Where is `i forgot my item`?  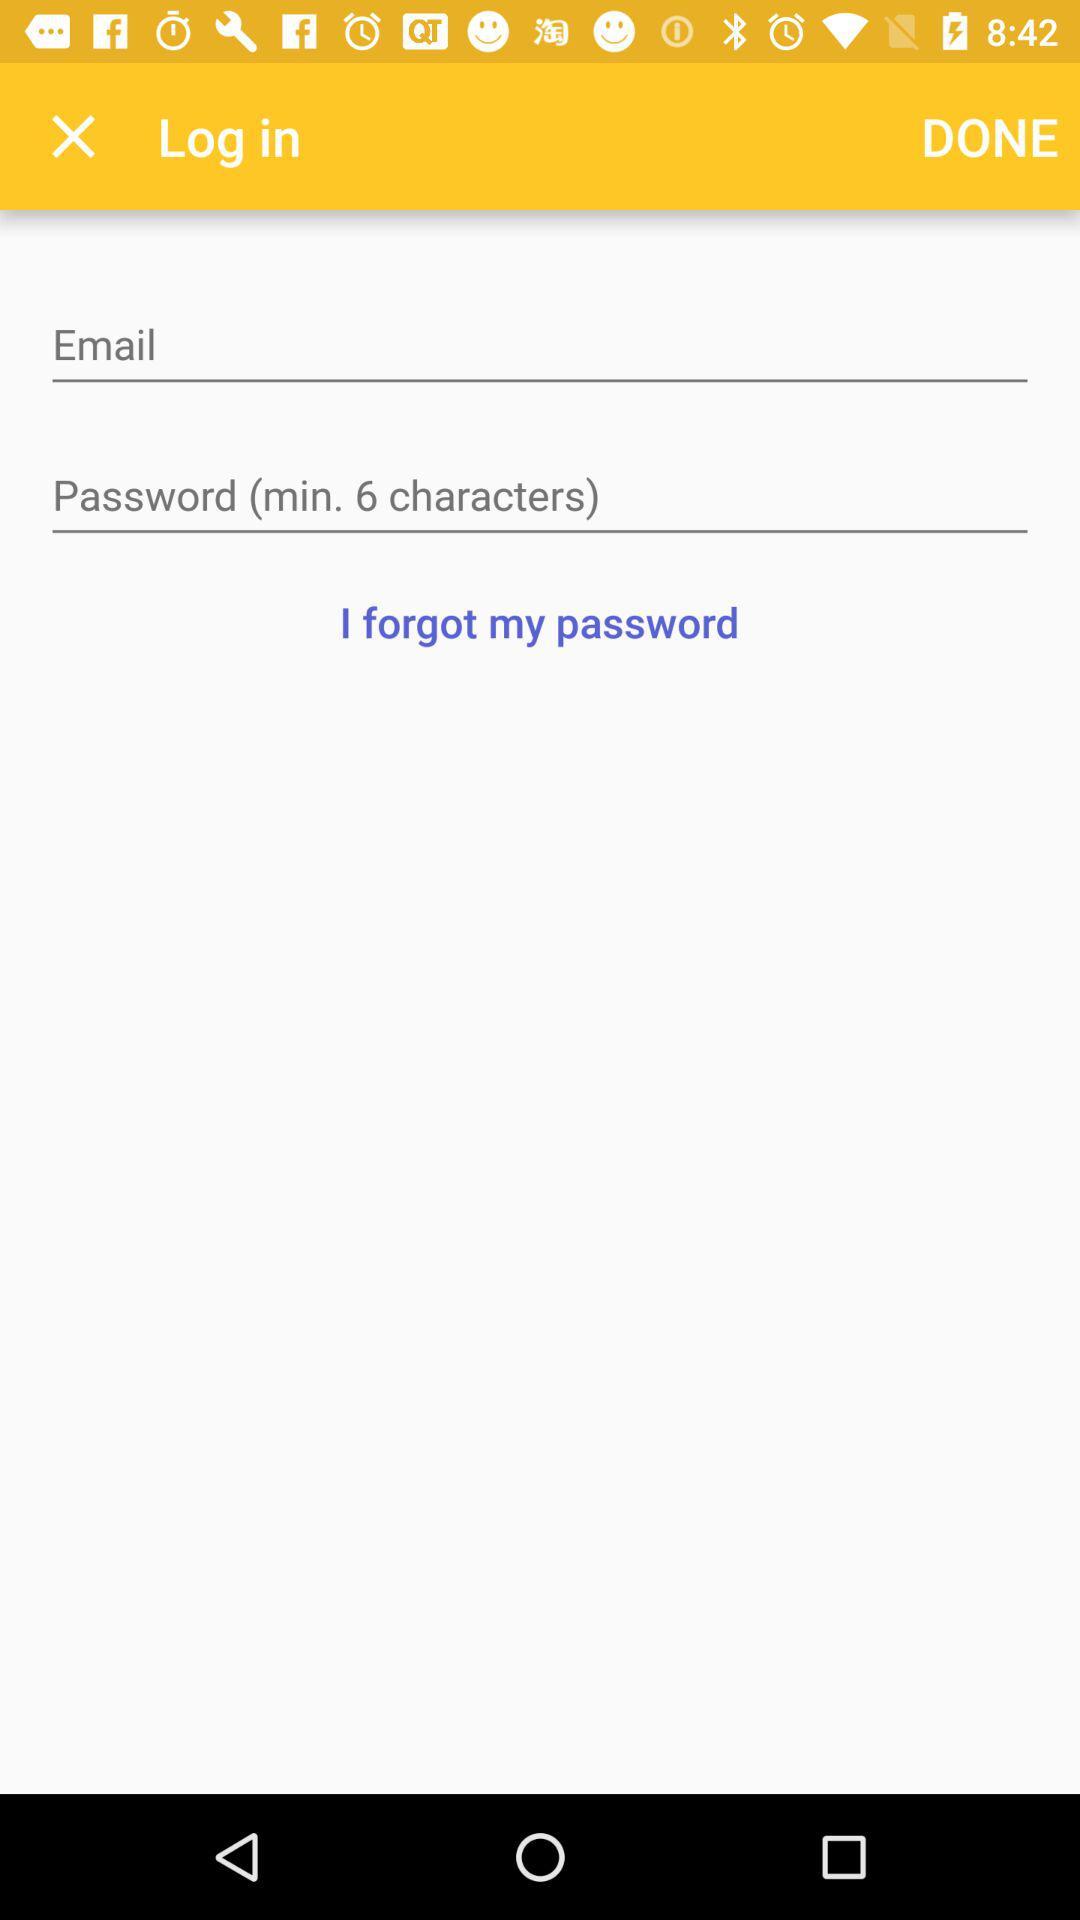 i forgot my item is located at coordinates (538, 620).